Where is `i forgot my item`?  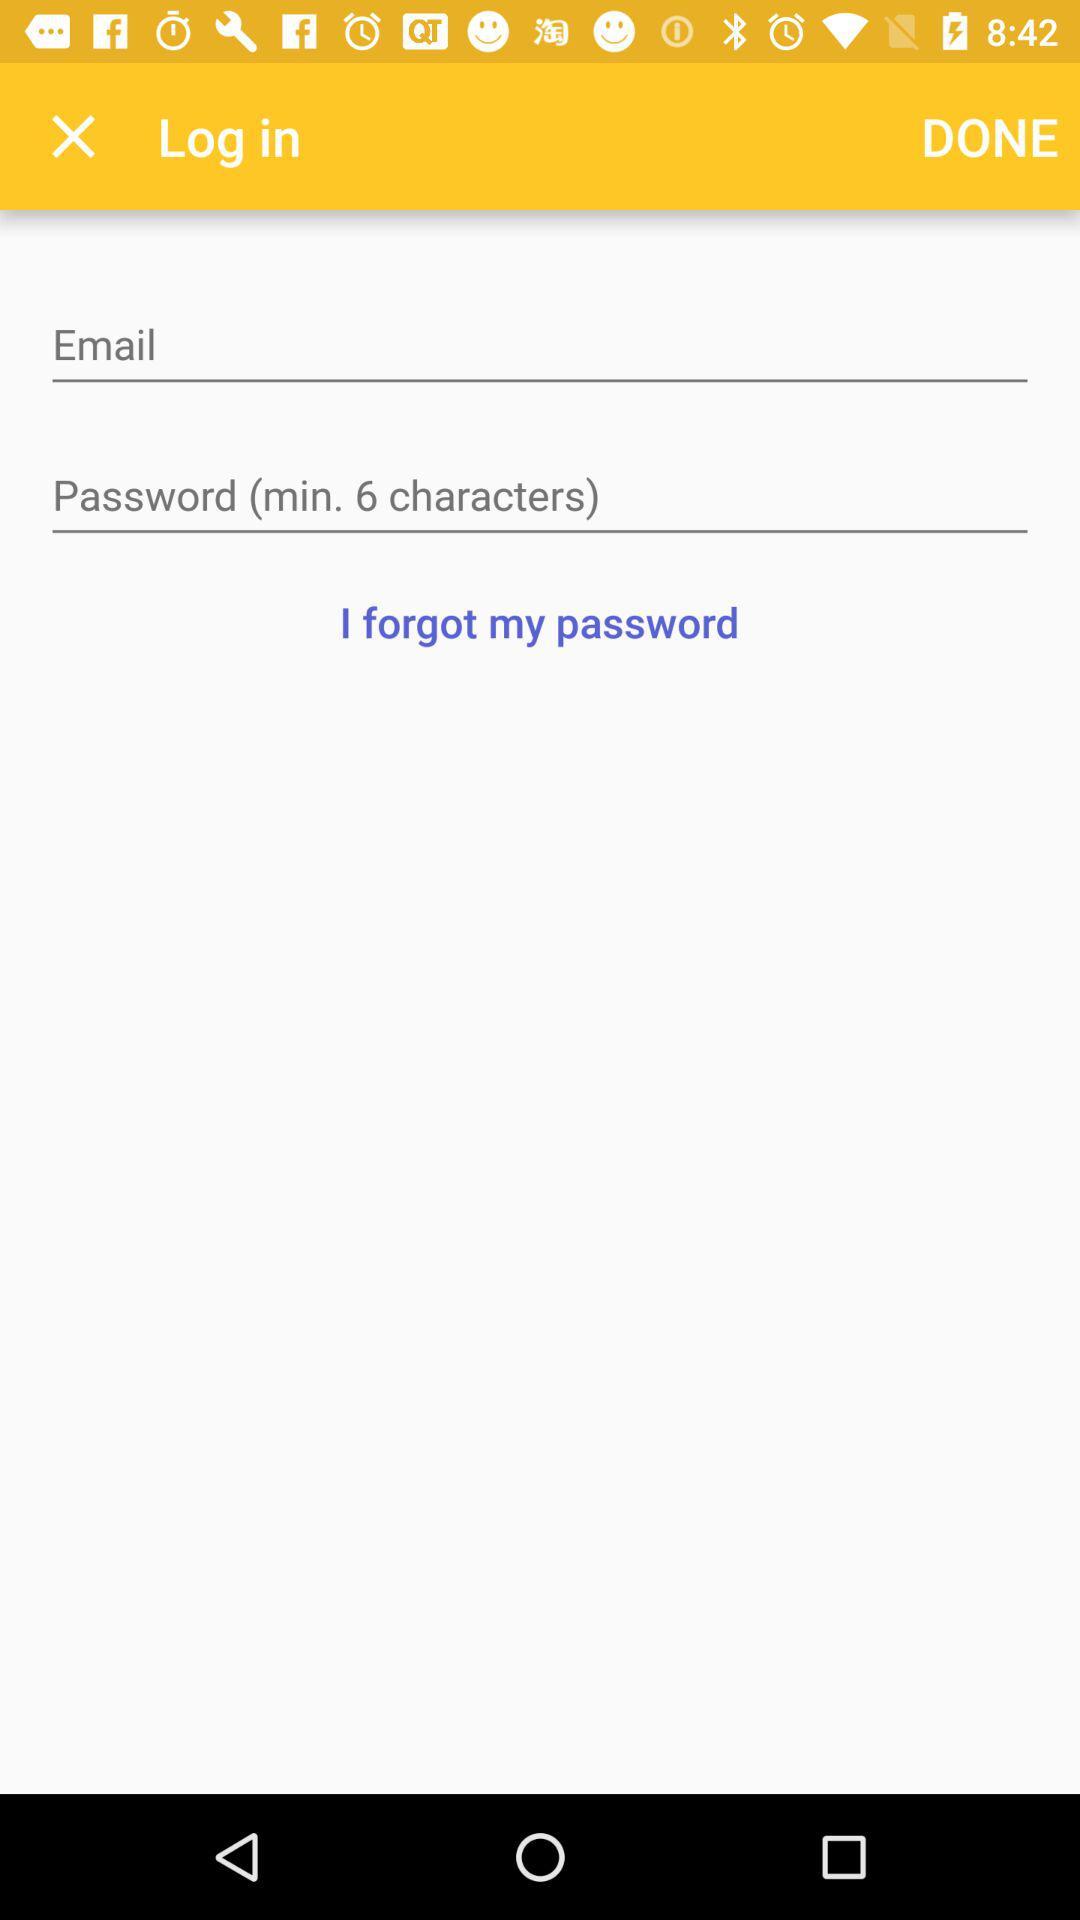 i forgot my item is located at coordinates (538, 620).